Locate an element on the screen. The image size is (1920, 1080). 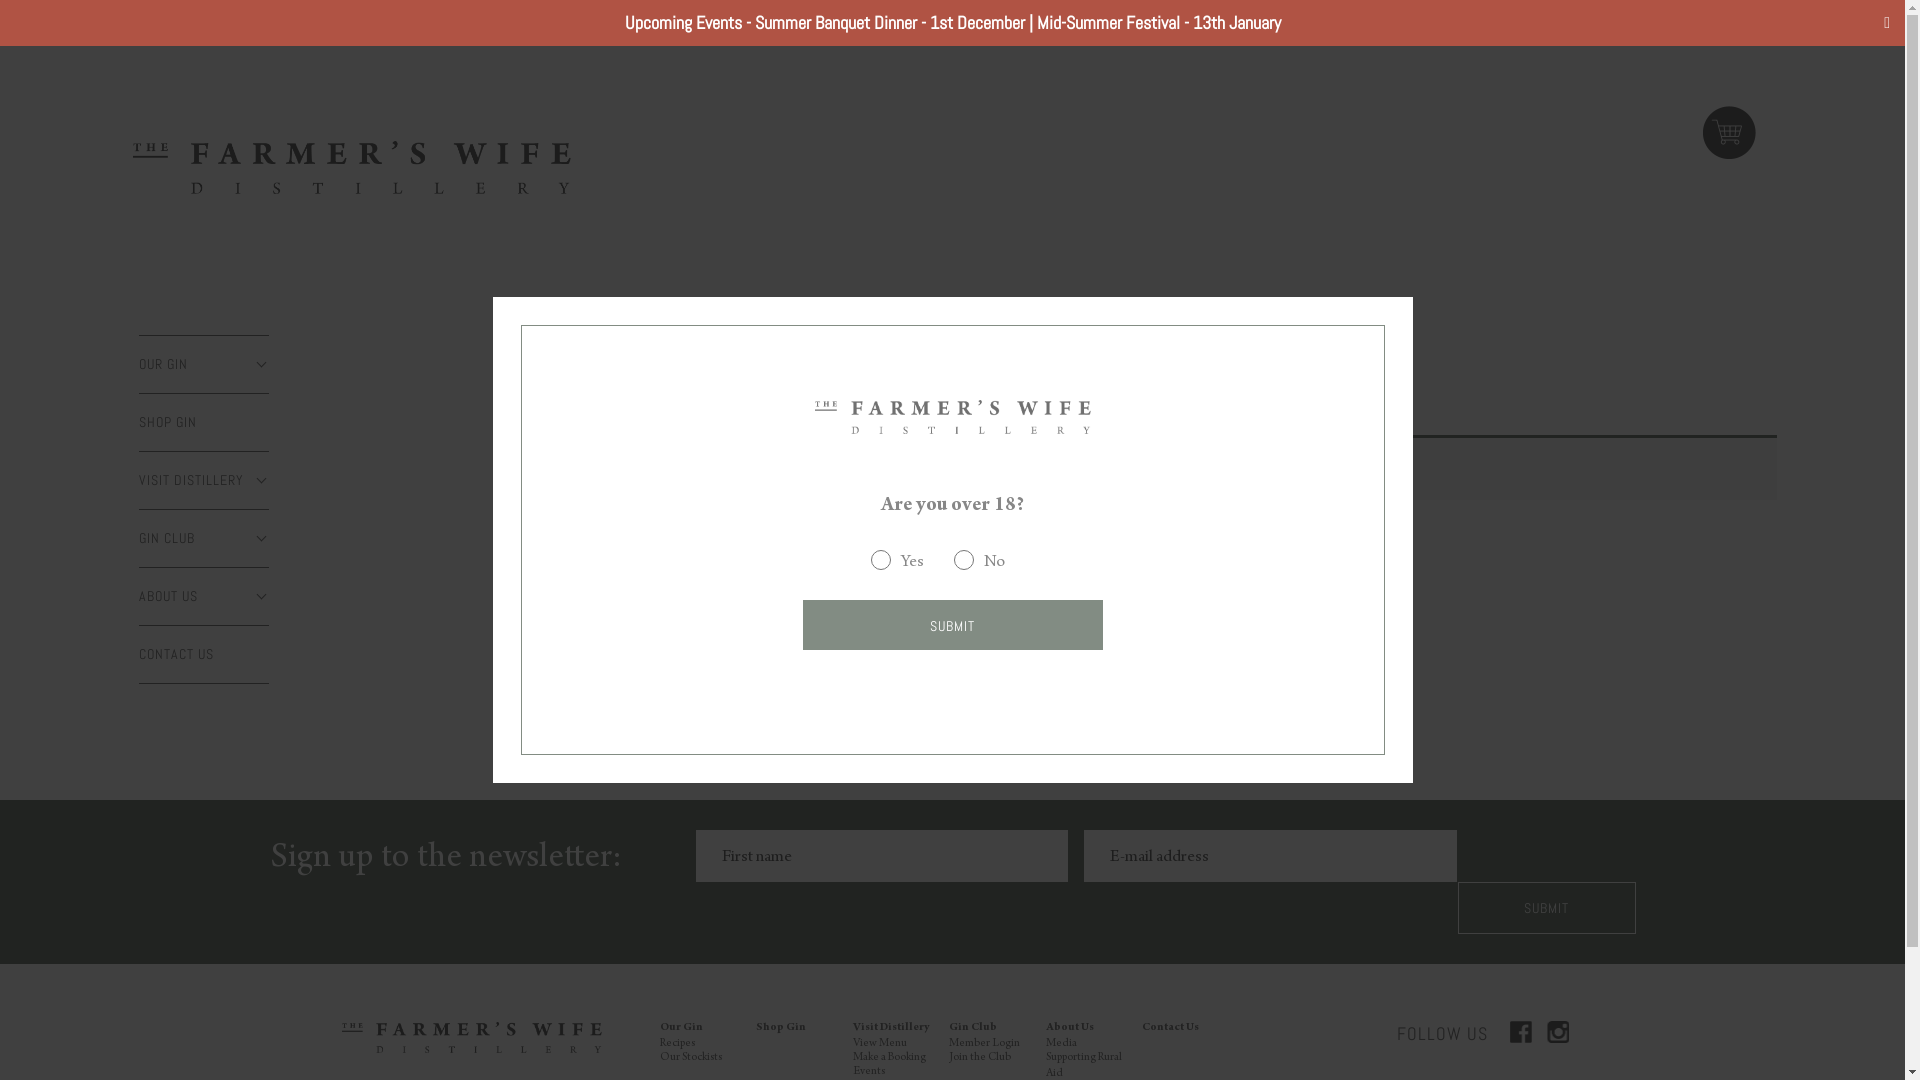
'Shop Gin' is located at coordinates (780, 1028).